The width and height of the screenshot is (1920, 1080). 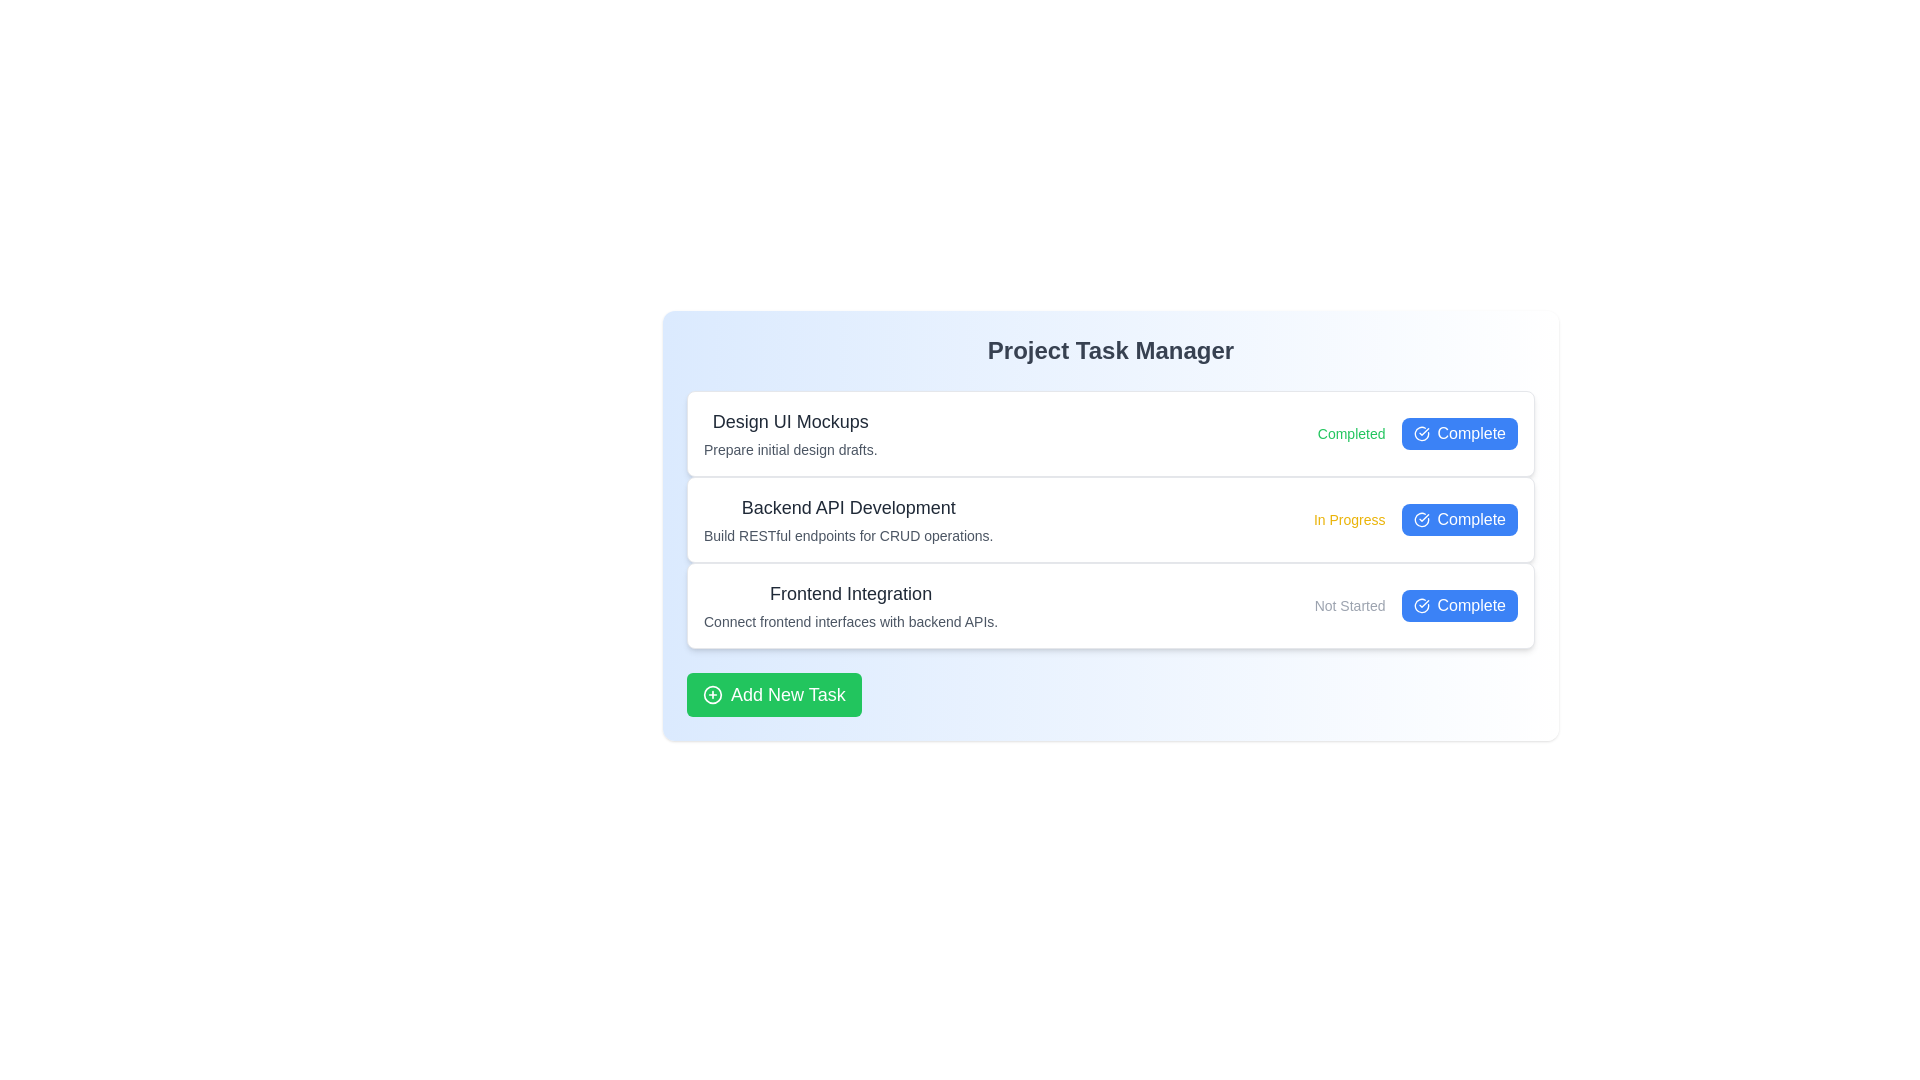 I want to click on the 'Add New Task' button to initiate the task addition process, so click(x=772, y=693).